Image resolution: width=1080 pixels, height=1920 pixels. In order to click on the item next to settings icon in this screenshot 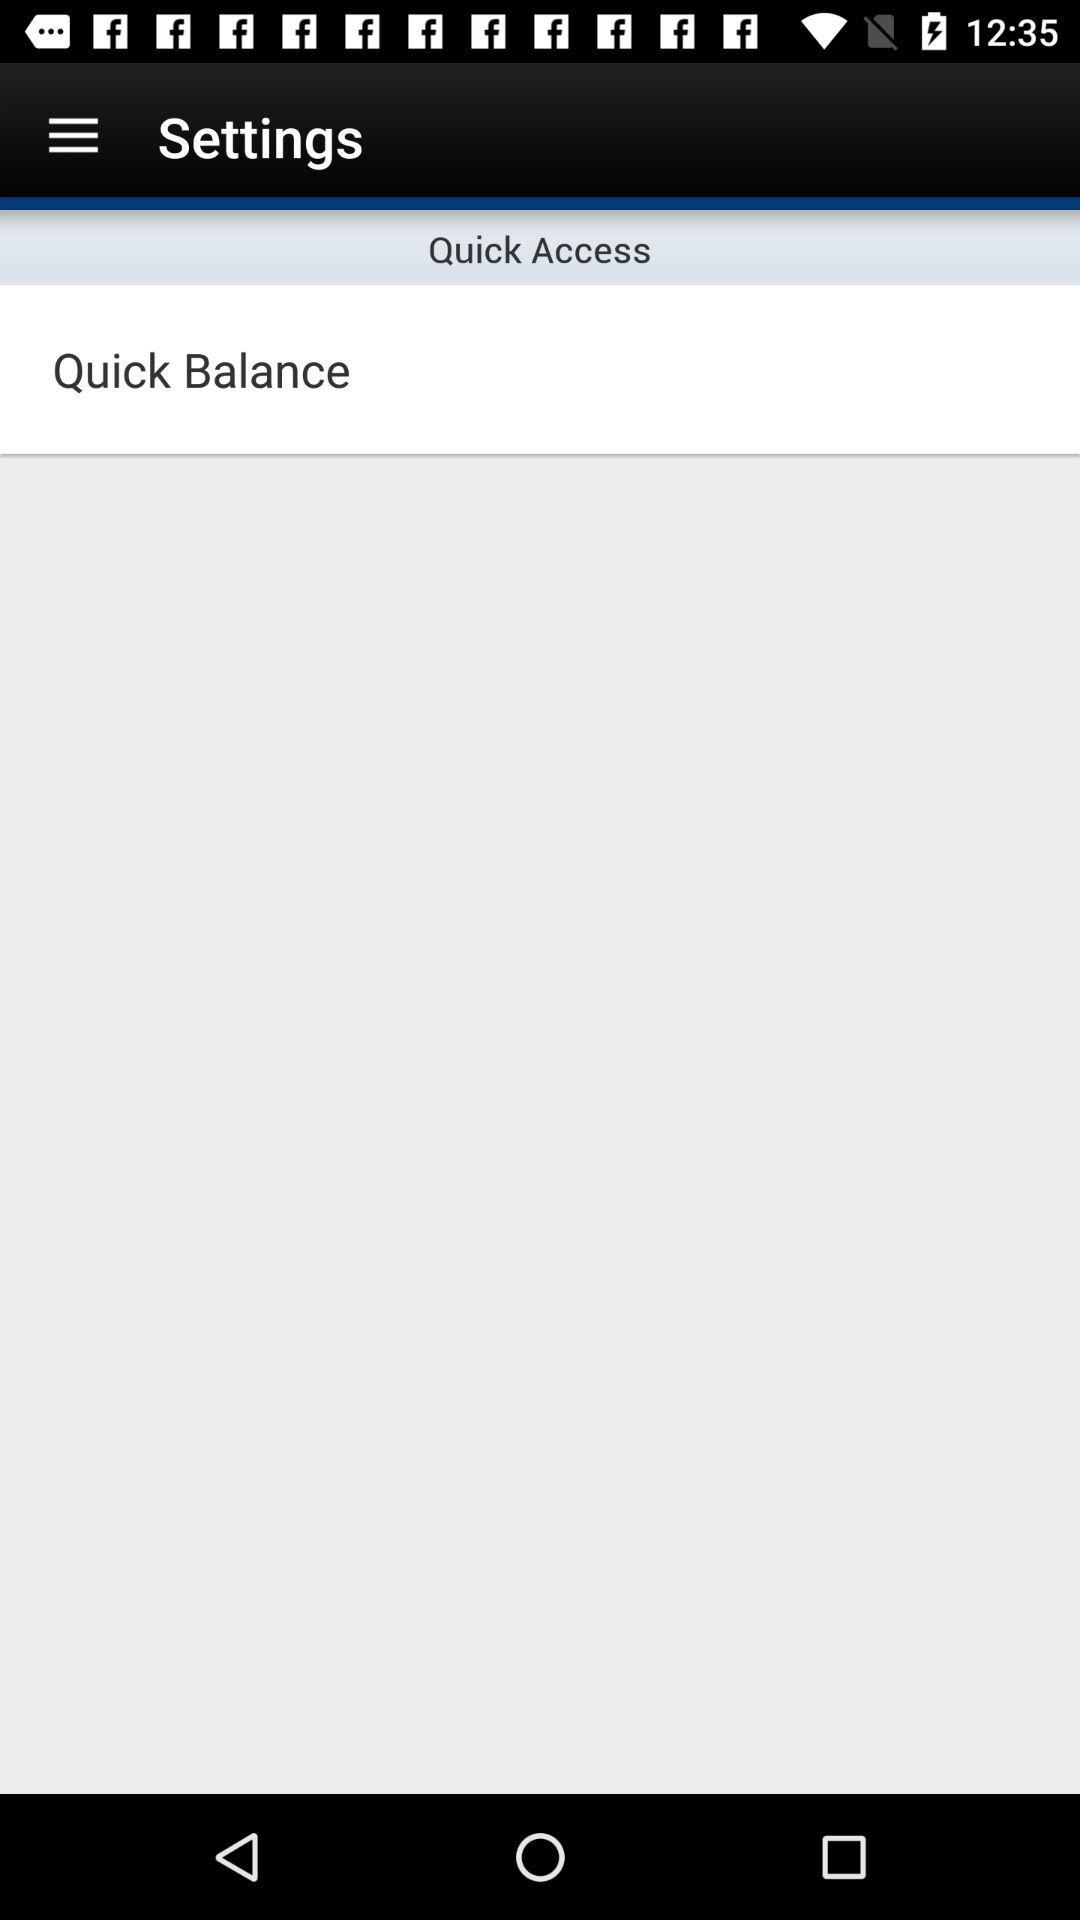, I will do `click(72, 135)`.